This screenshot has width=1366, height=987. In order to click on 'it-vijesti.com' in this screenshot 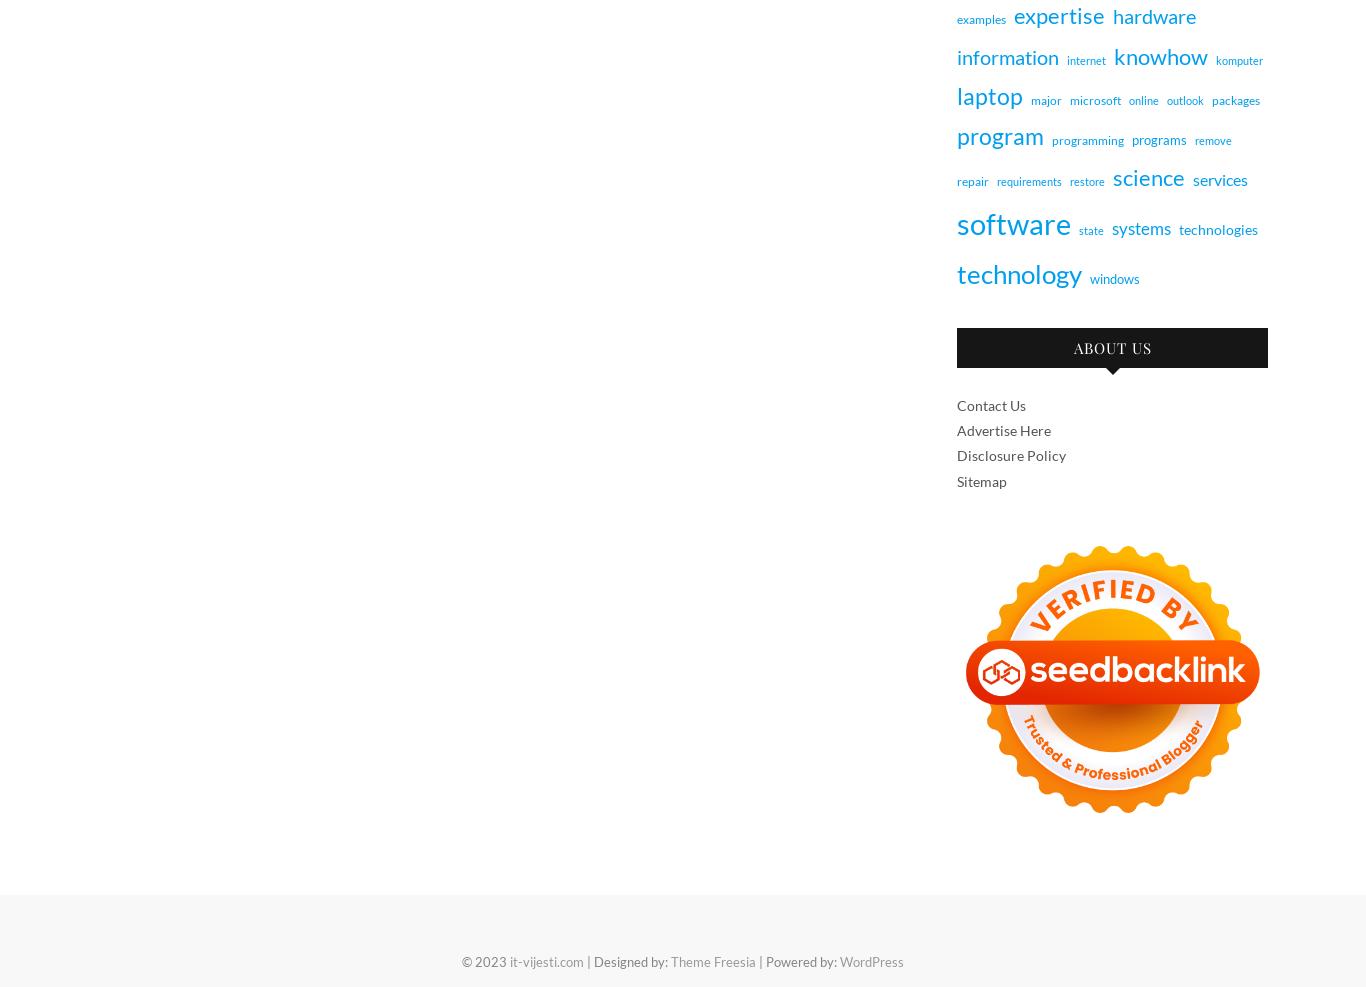, I will do `click(510, 961)`.